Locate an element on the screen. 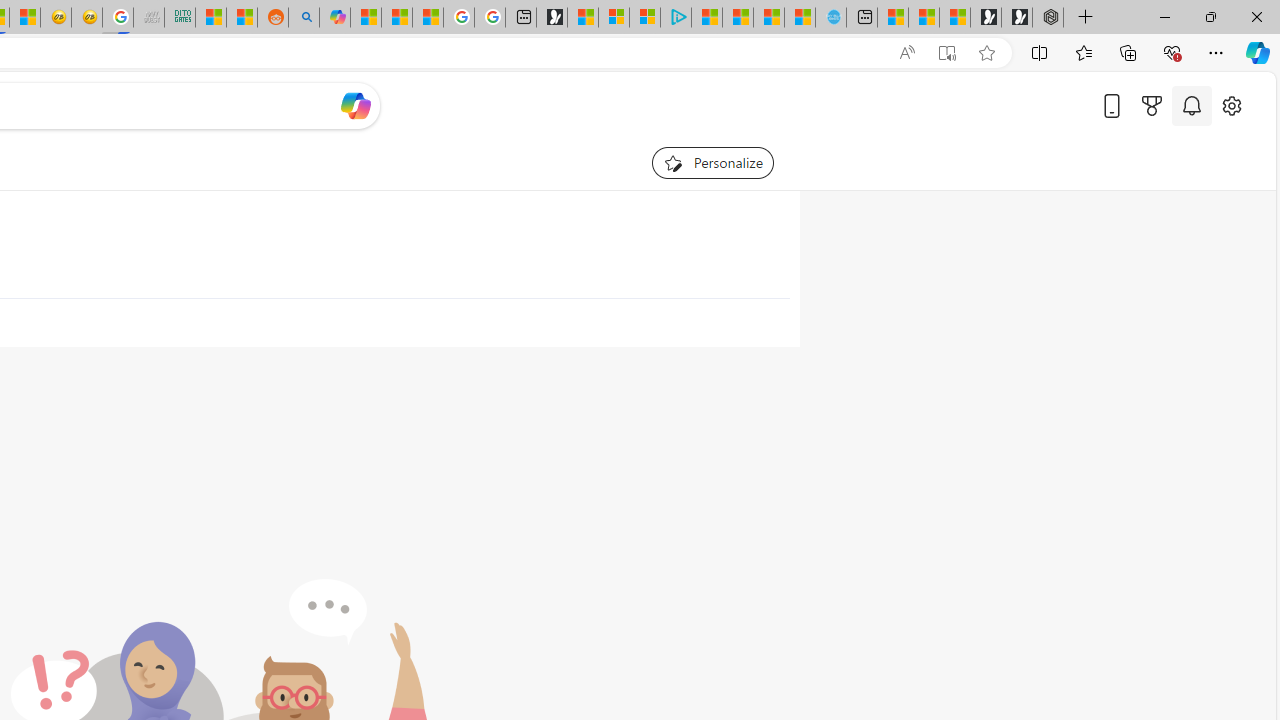  'Home | Sky Blue Bikes - Sky Blue Bikes' is located at coordinates (830, 17).